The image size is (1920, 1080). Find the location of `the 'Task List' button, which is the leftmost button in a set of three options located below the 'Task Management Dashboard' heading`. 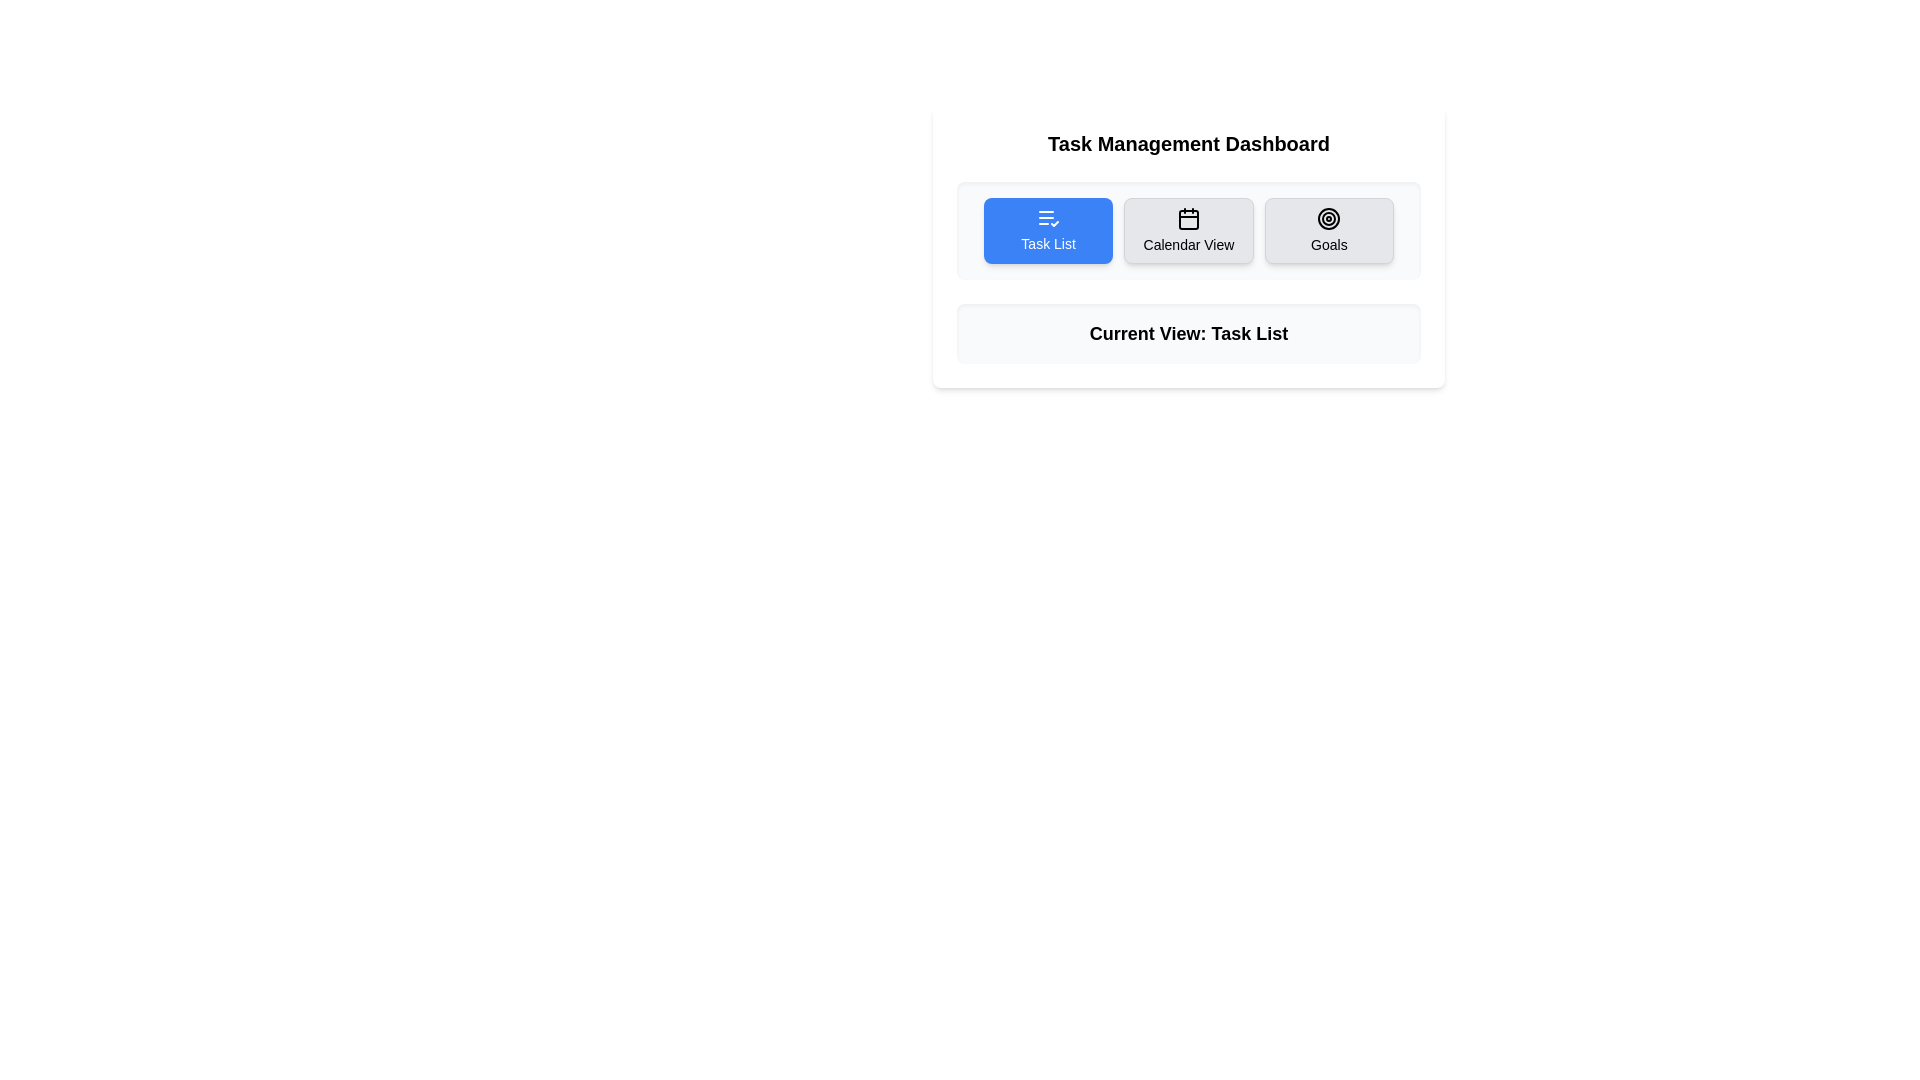

the 'Task List' button, which is the leftmost button in a set of three options located below the 'Task Management Dashboard' heading is located at coordinates (1047, 230).